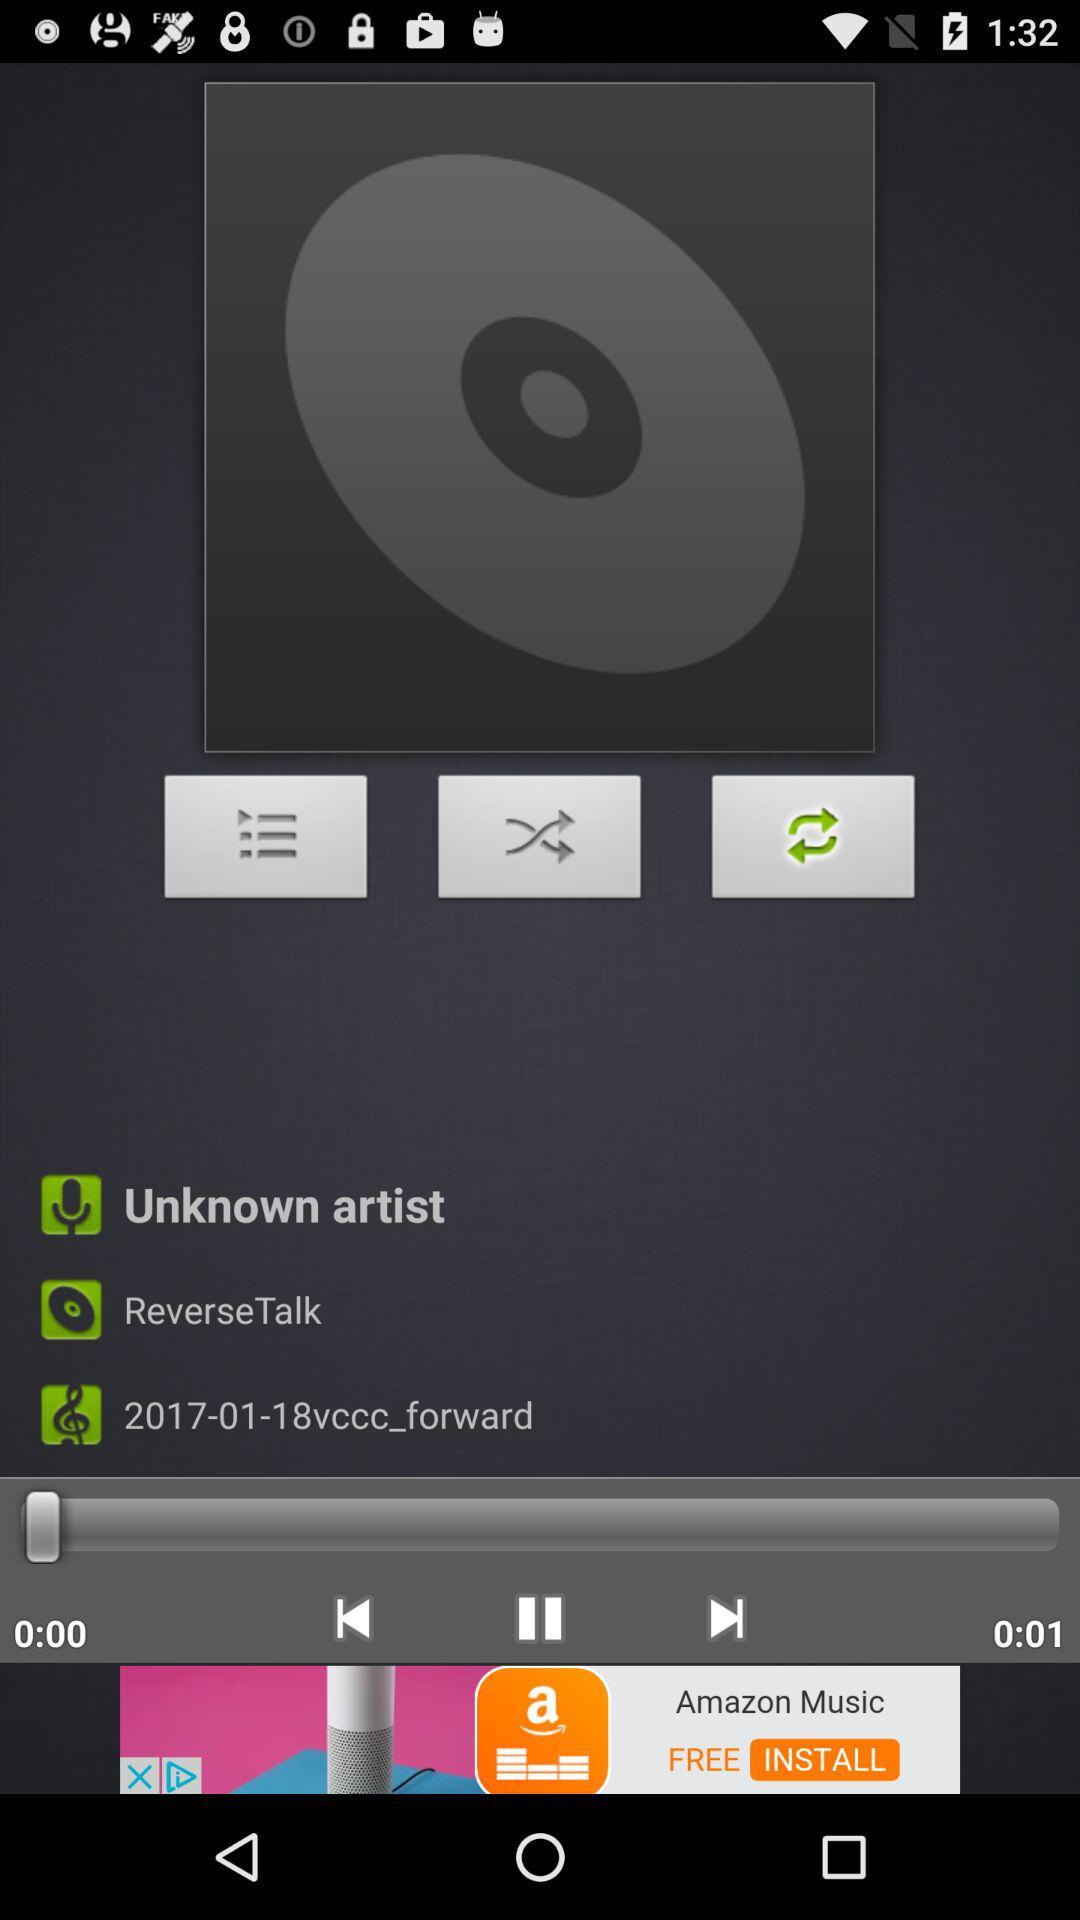 This screenshot has height=1920, width=1080. Describe the element at coordinates (813, 842) in the screenshot. I see `shuffle` at that location.